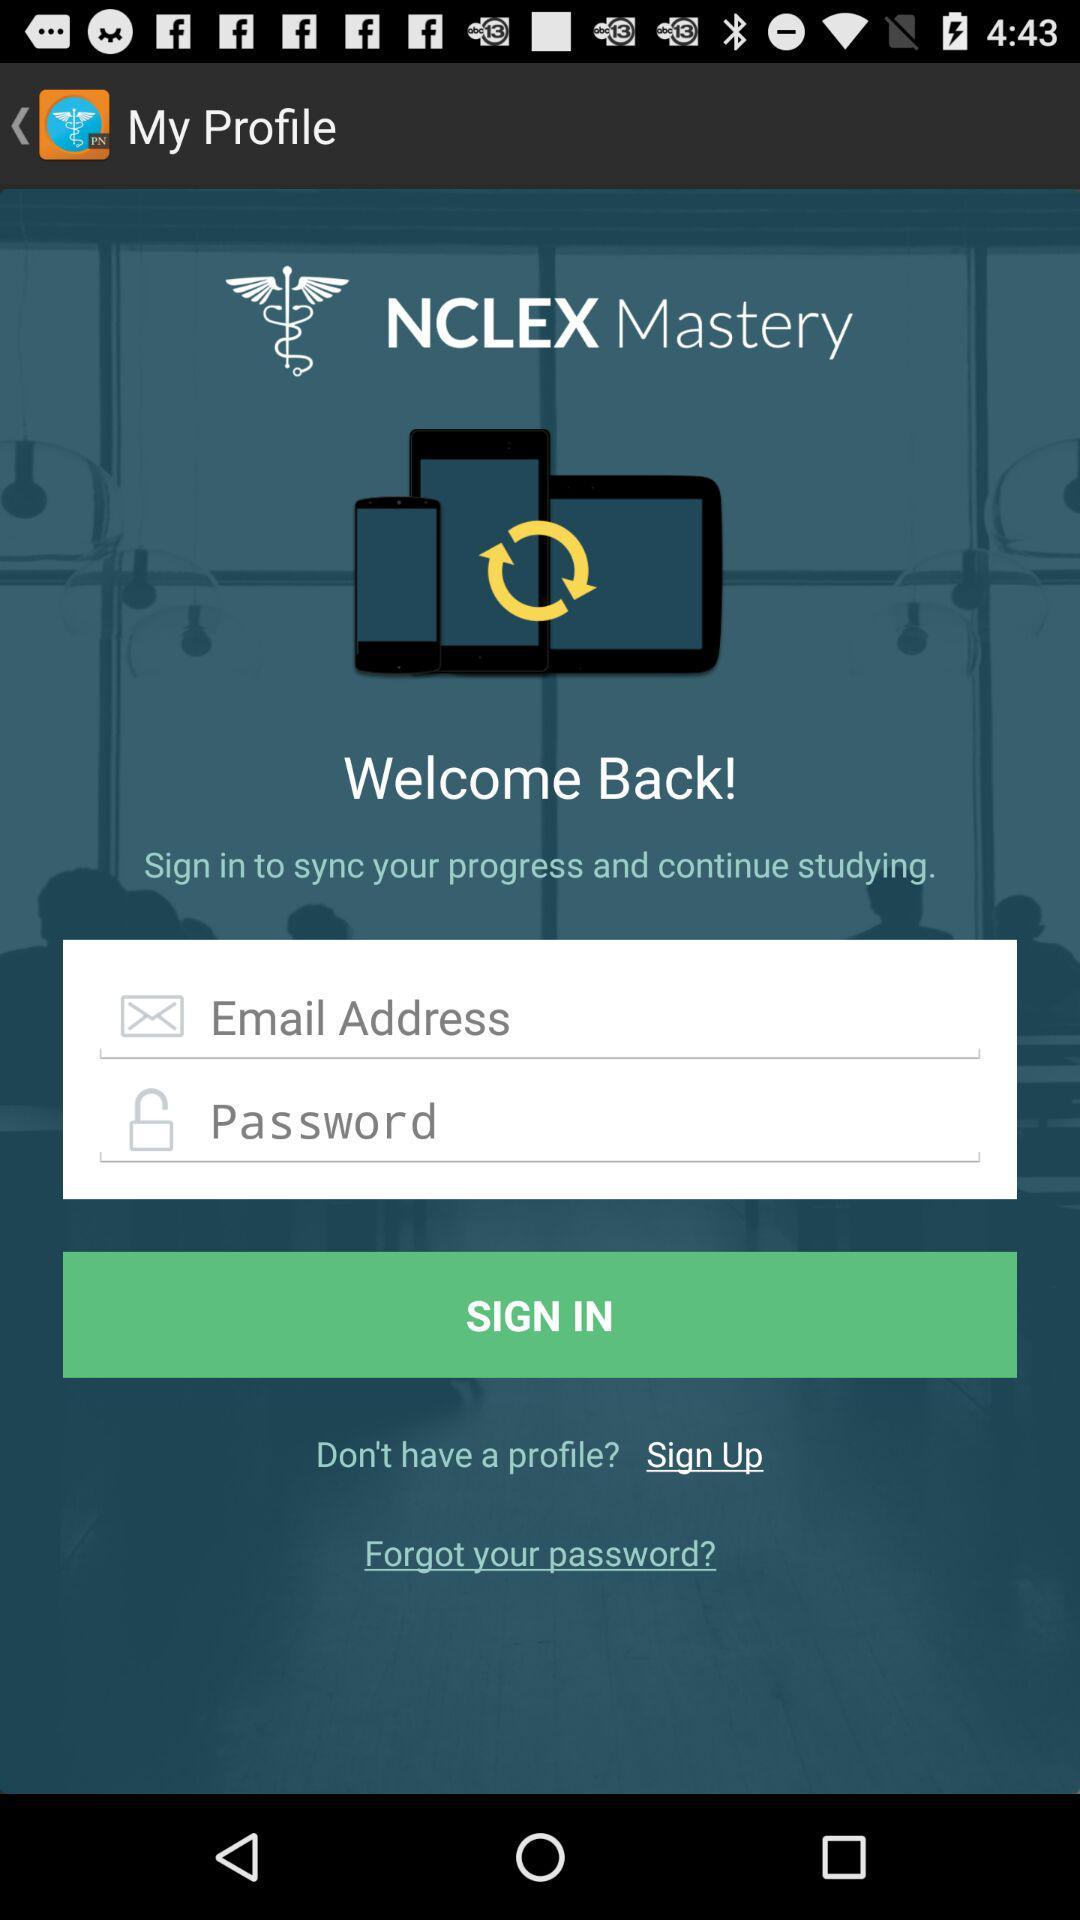  I want to click on sign up icon, so click(704, 1453).